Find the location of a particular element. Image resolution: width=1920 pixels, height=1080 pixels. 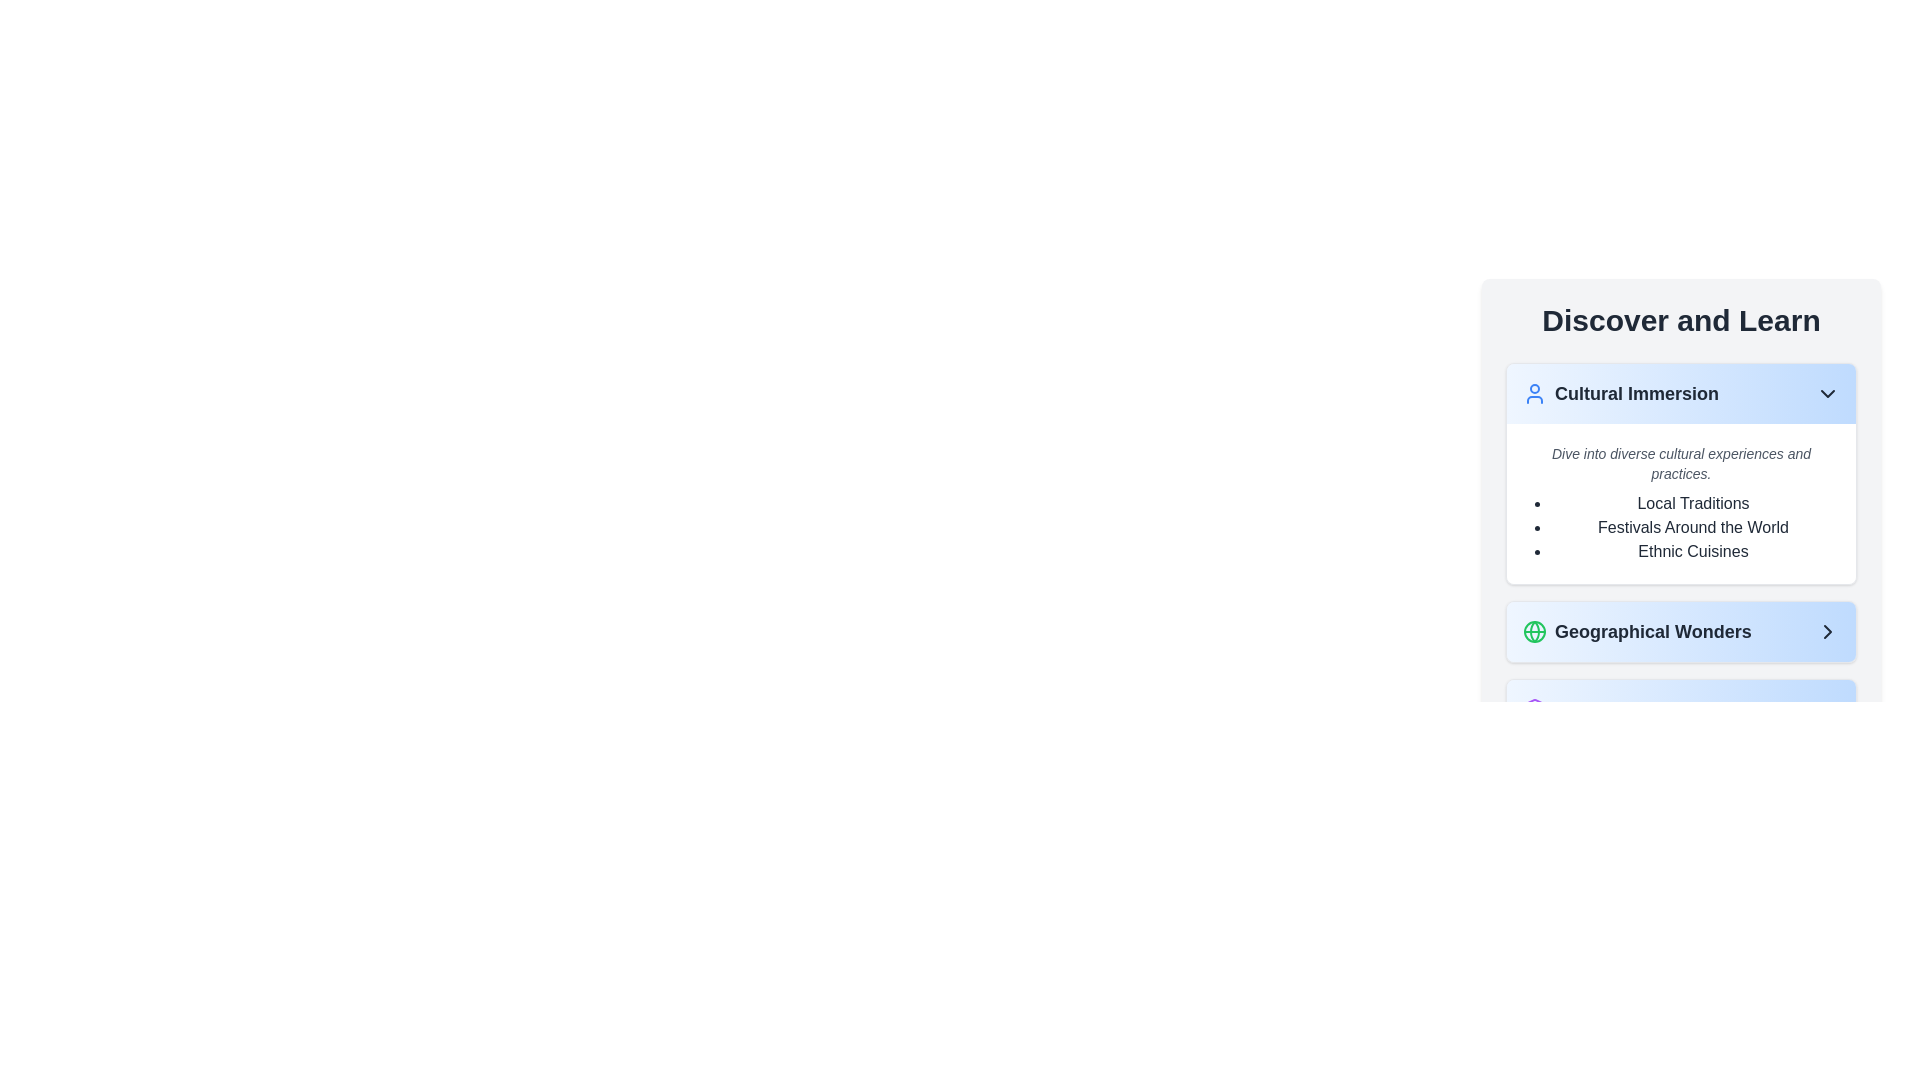

the label item in the 'Cultural Immersion' section, which is the third item in the bulleted list is located at coordinates (1692, 551).